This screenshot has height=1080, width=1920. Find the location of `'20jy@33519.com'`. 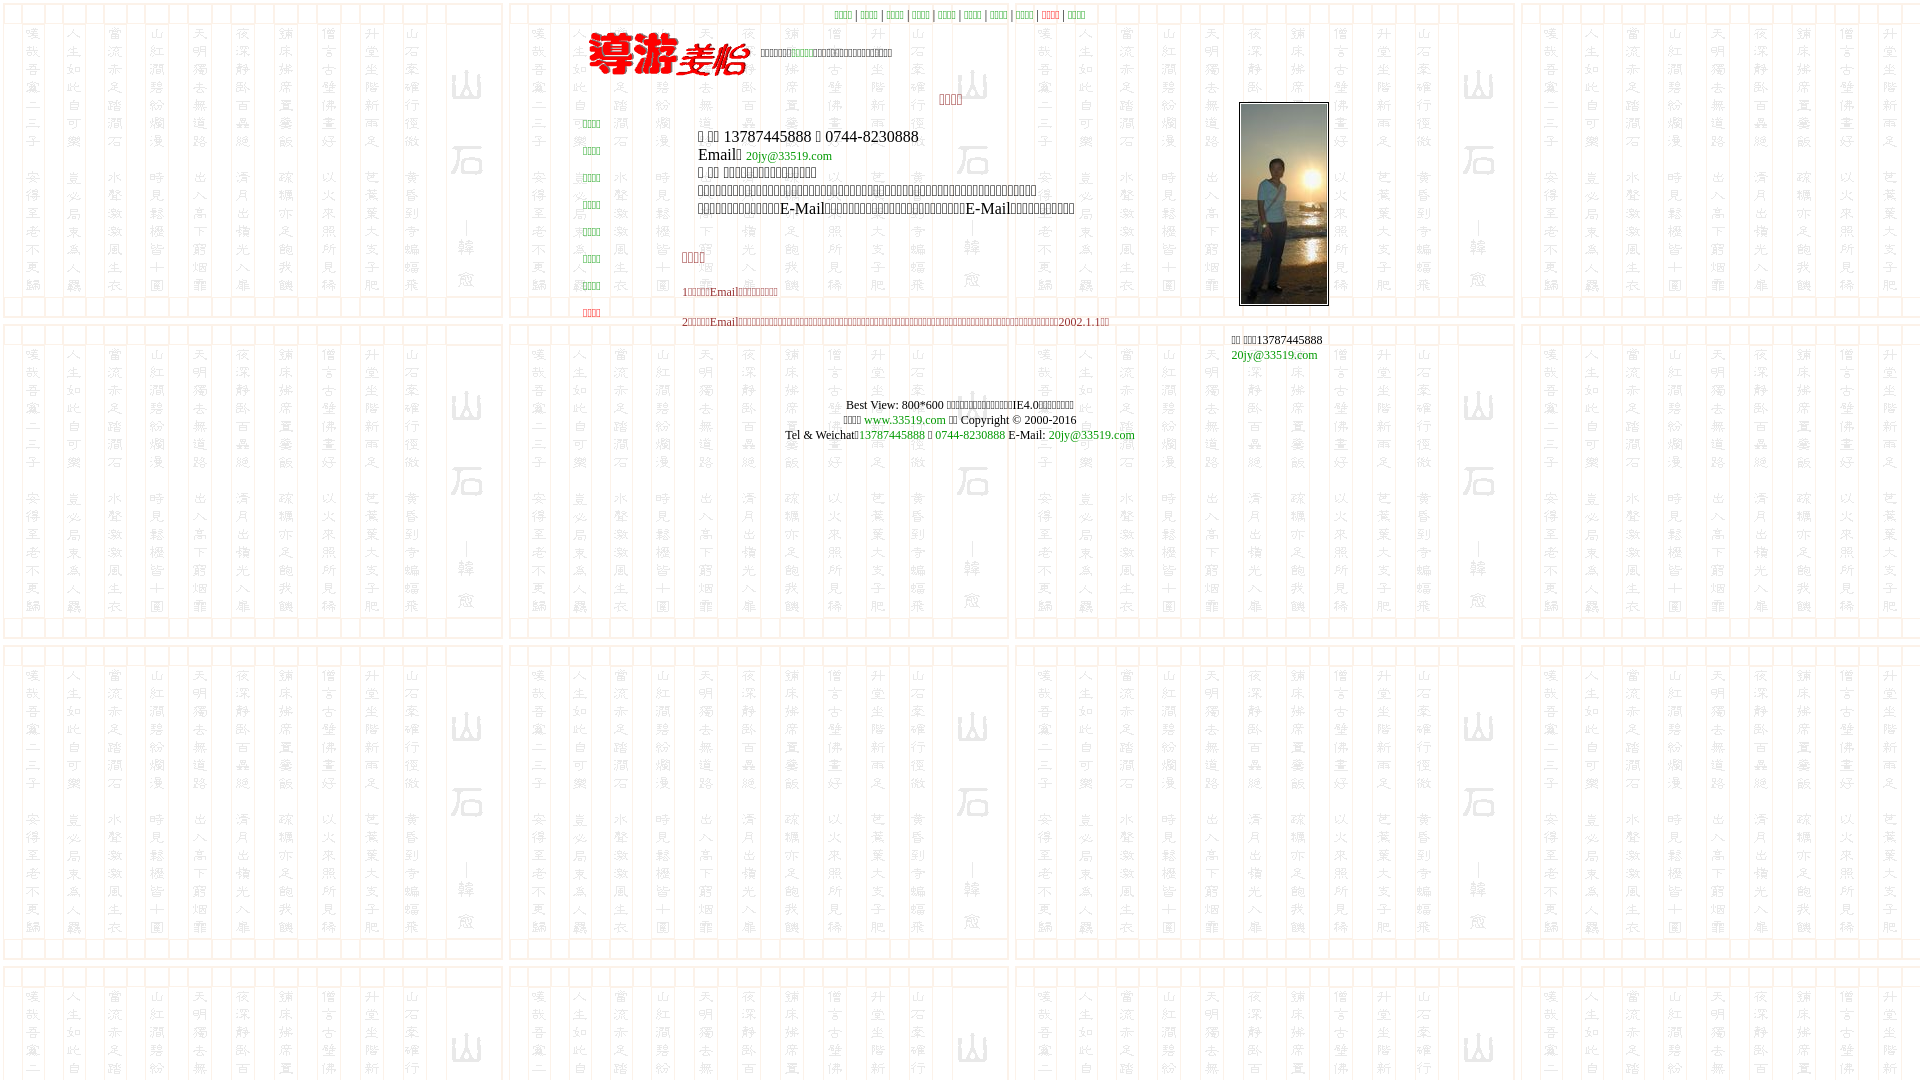

'20jy@33519.com' is located at coordinates (787, 154).